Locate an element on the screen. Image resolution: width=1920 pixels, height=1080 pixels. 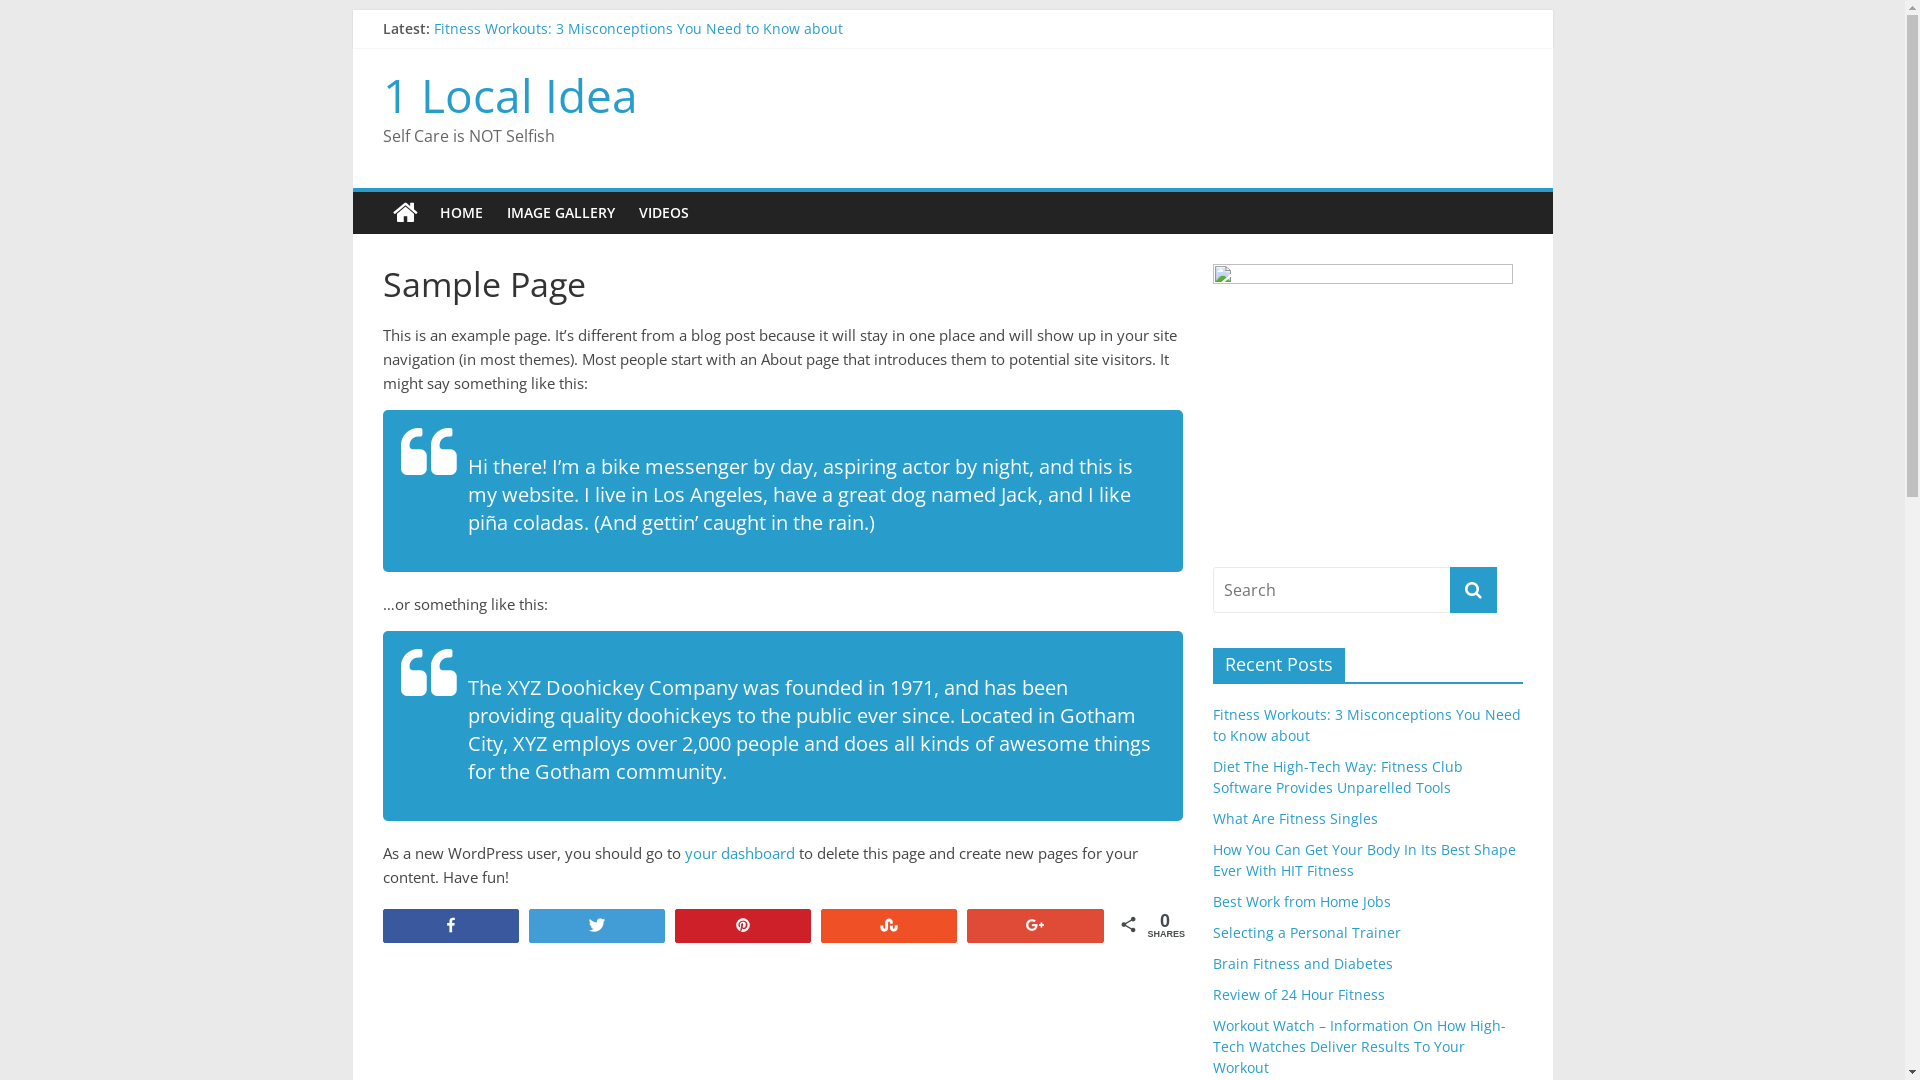
'What Are Fitness Singles' is located at coordinates (1294, 818).